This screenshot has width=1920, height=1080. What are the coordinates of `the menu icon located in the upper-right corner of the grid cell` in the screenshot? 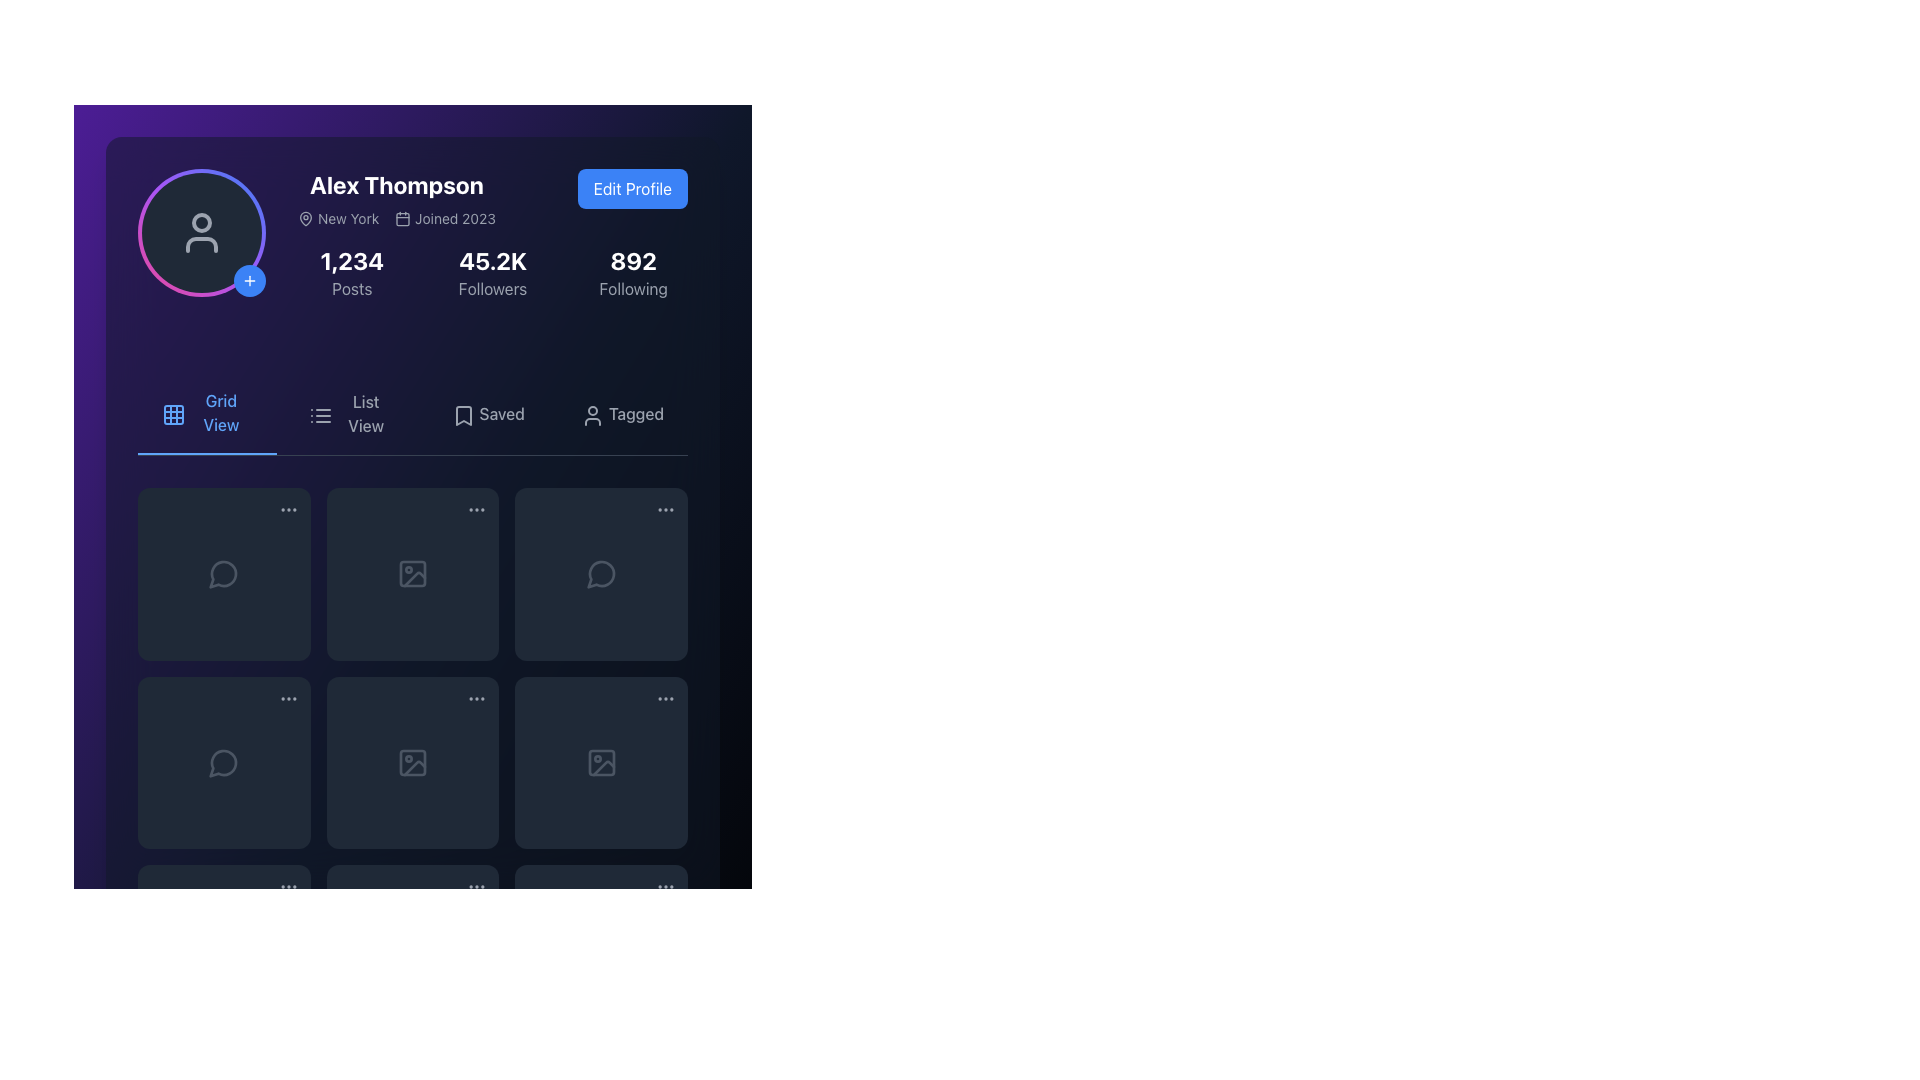 It's located at (476, 508).